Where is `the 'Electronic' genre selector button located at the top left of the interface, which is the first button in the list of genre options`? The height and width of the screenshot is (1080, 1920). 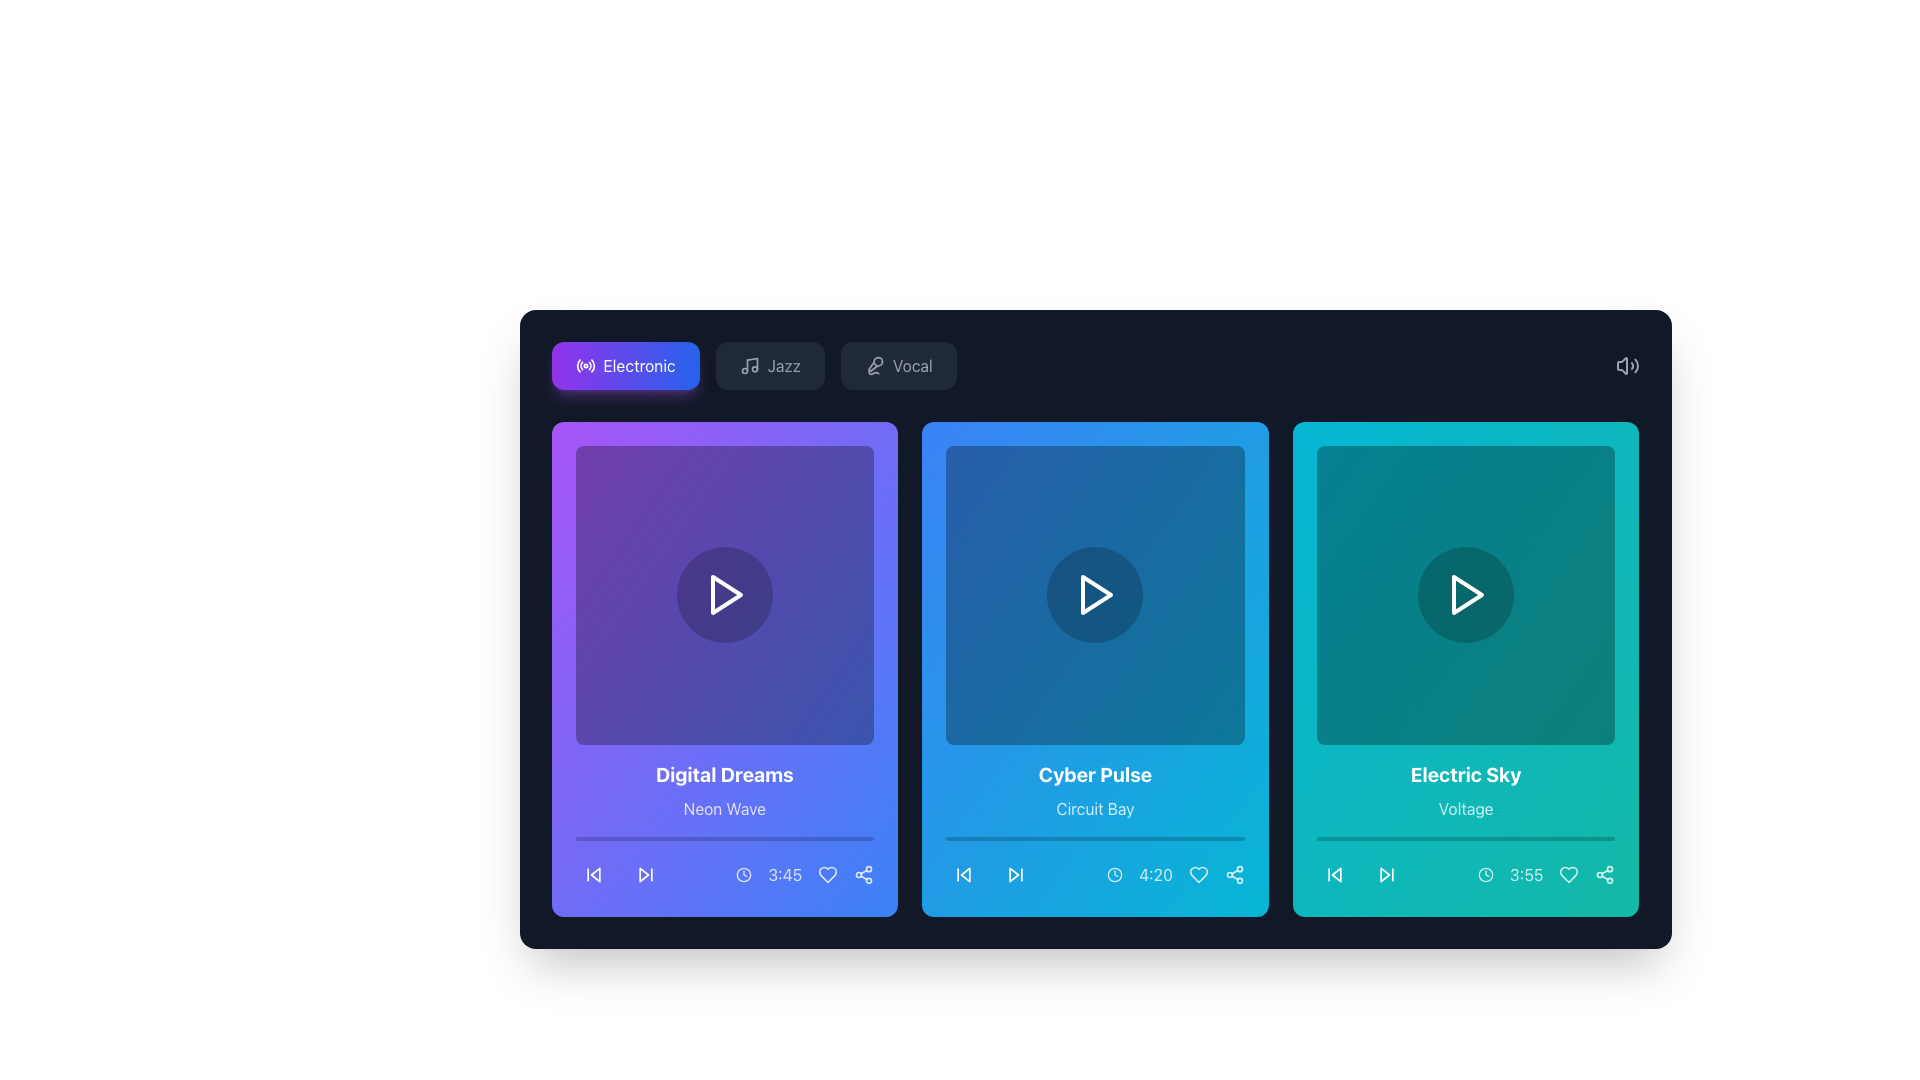
the 'Electronic' genre selector button located at the top left of the interface, which is the first button in the list of genre options is located at coordinates (624, 366).